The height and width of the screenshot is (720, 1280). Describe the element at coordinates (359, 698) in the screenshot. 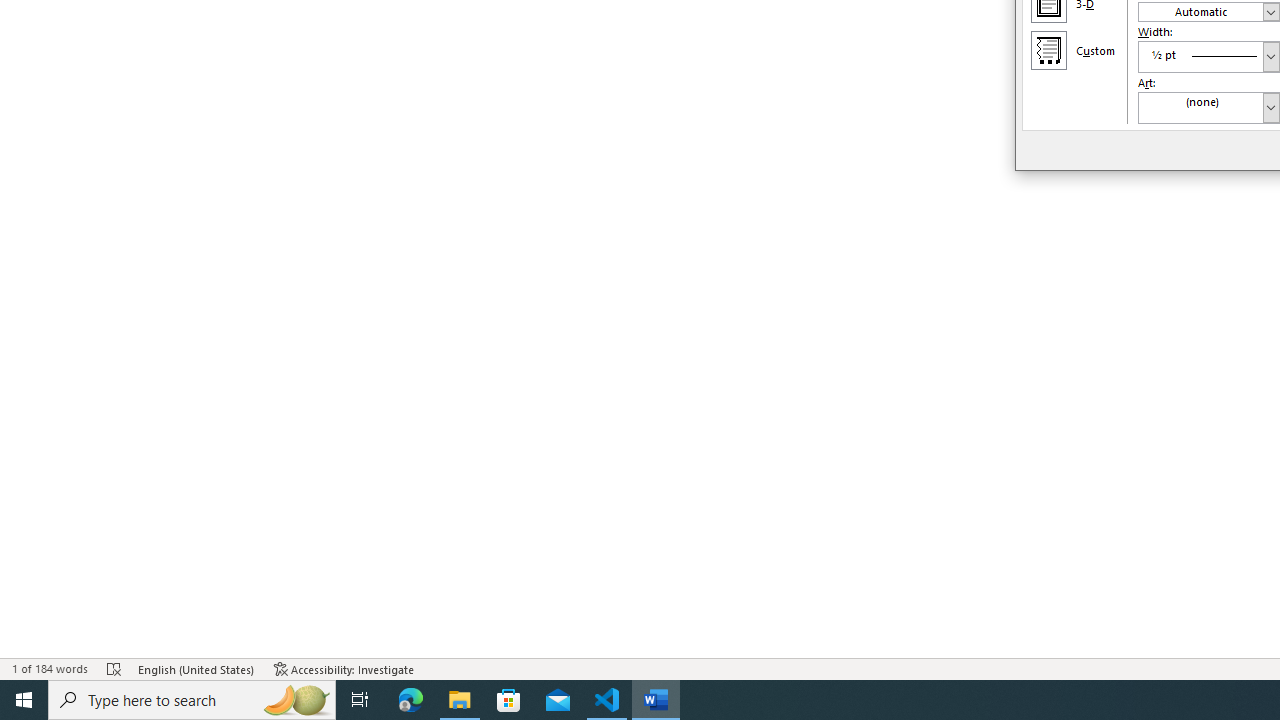

I see `'Task View'` at that location.